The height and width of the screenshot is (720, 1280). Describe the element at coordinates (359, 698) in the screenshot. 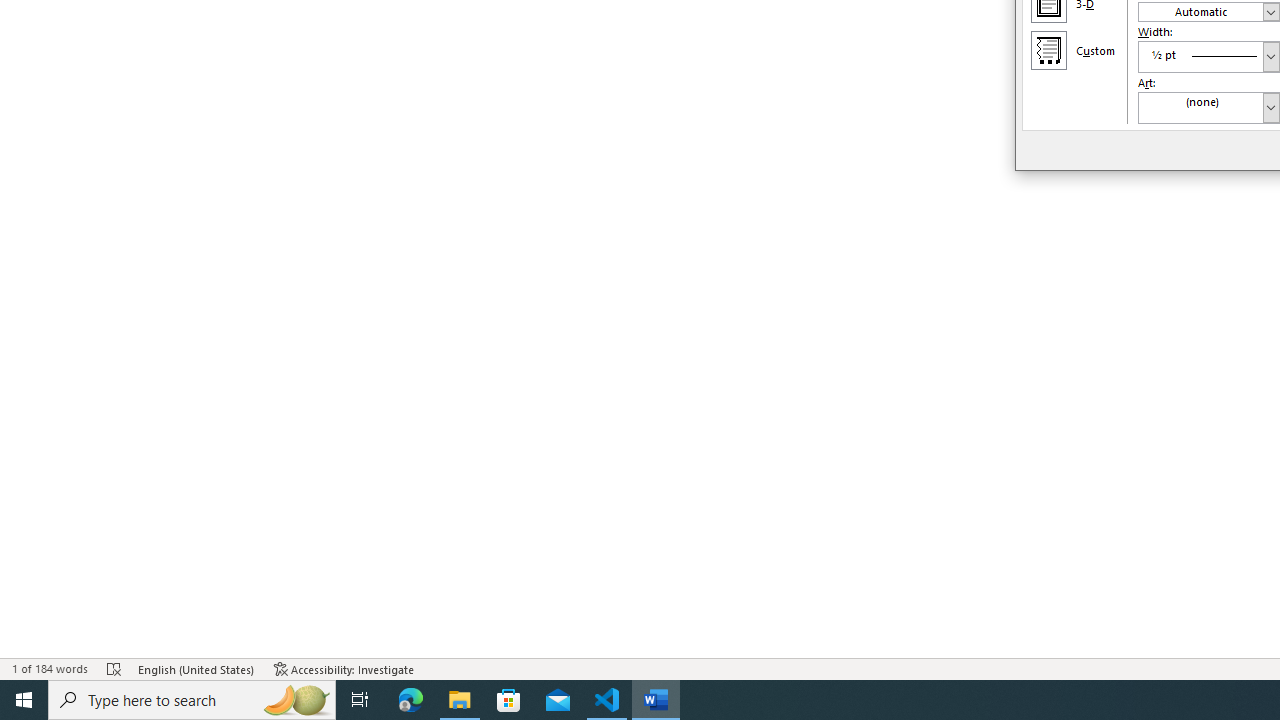

I see `'Task View'` at that location.